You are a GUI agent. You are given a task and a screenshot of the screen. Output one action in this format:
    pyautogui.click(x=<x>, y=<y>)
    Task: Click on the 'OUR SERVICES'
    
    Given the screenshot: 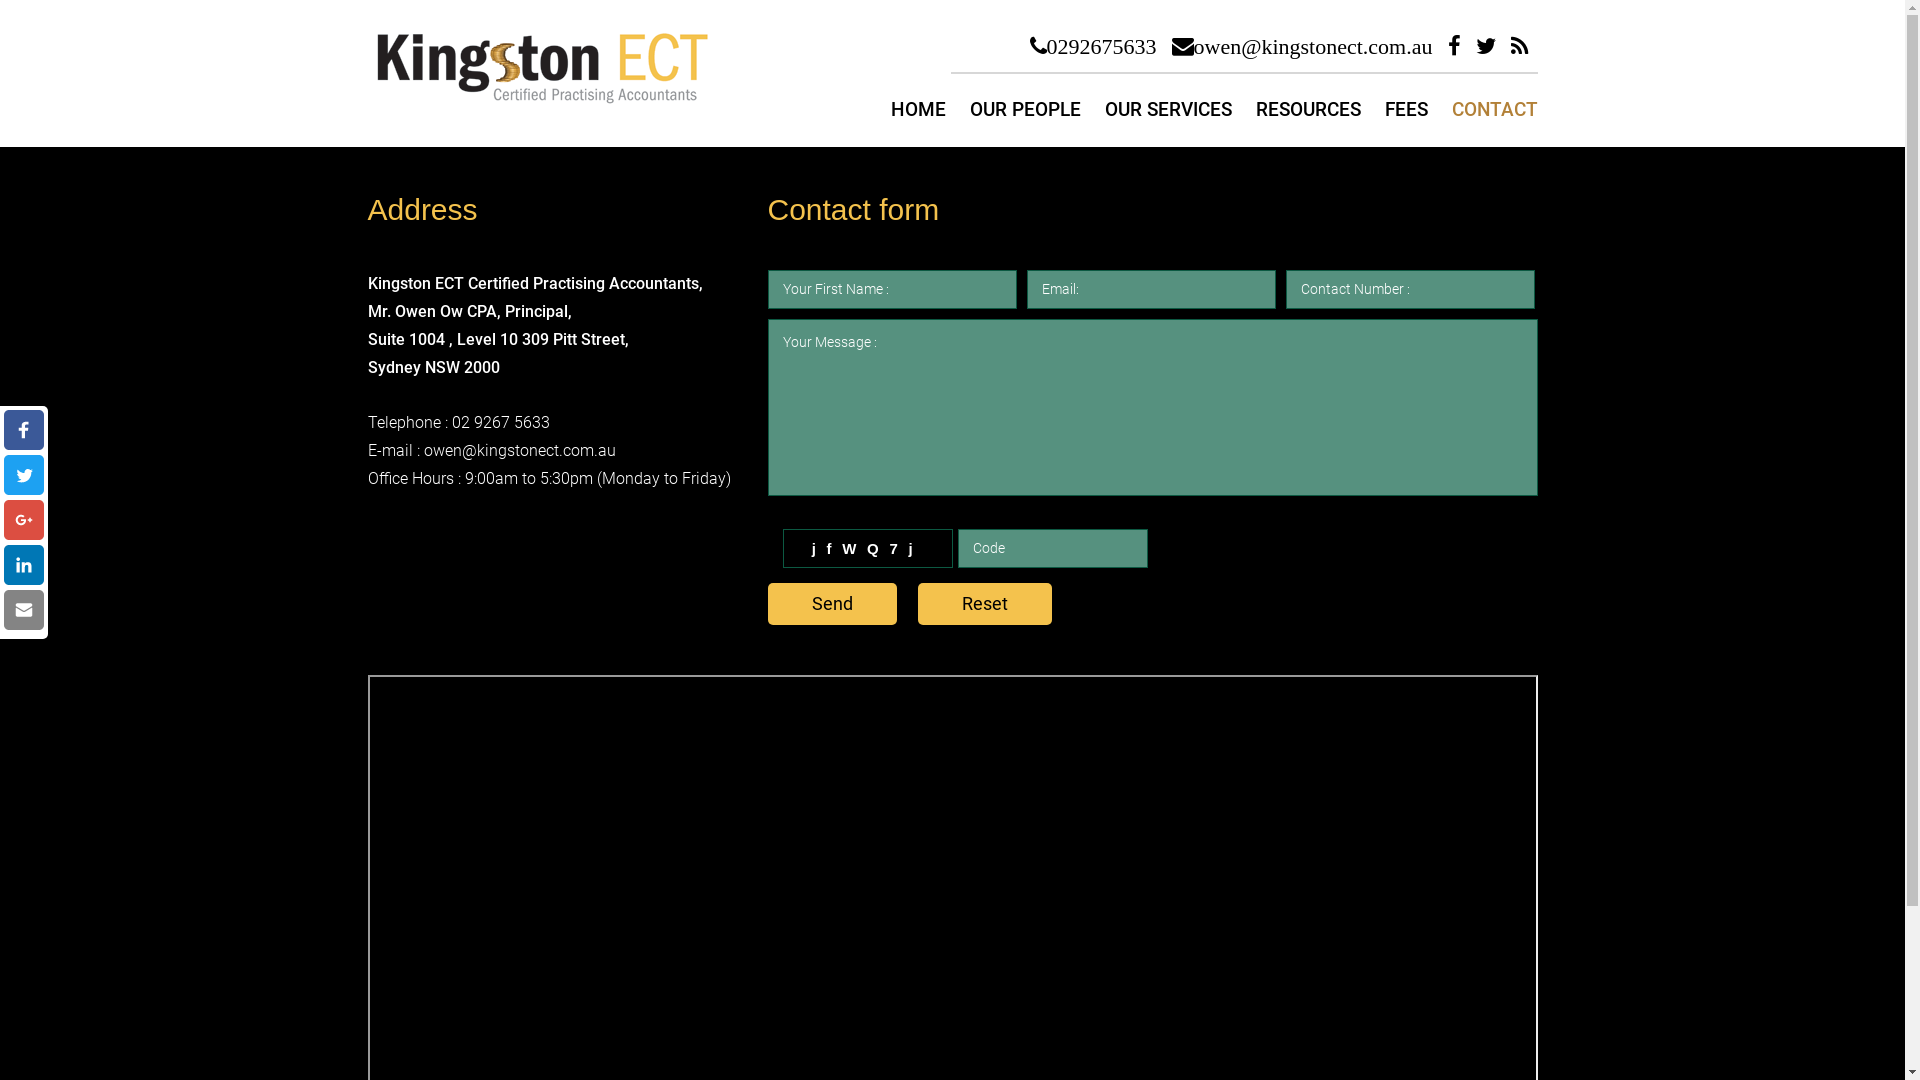 What is the action you would take?
    pyautogui.click(x=1167, y=109)
    